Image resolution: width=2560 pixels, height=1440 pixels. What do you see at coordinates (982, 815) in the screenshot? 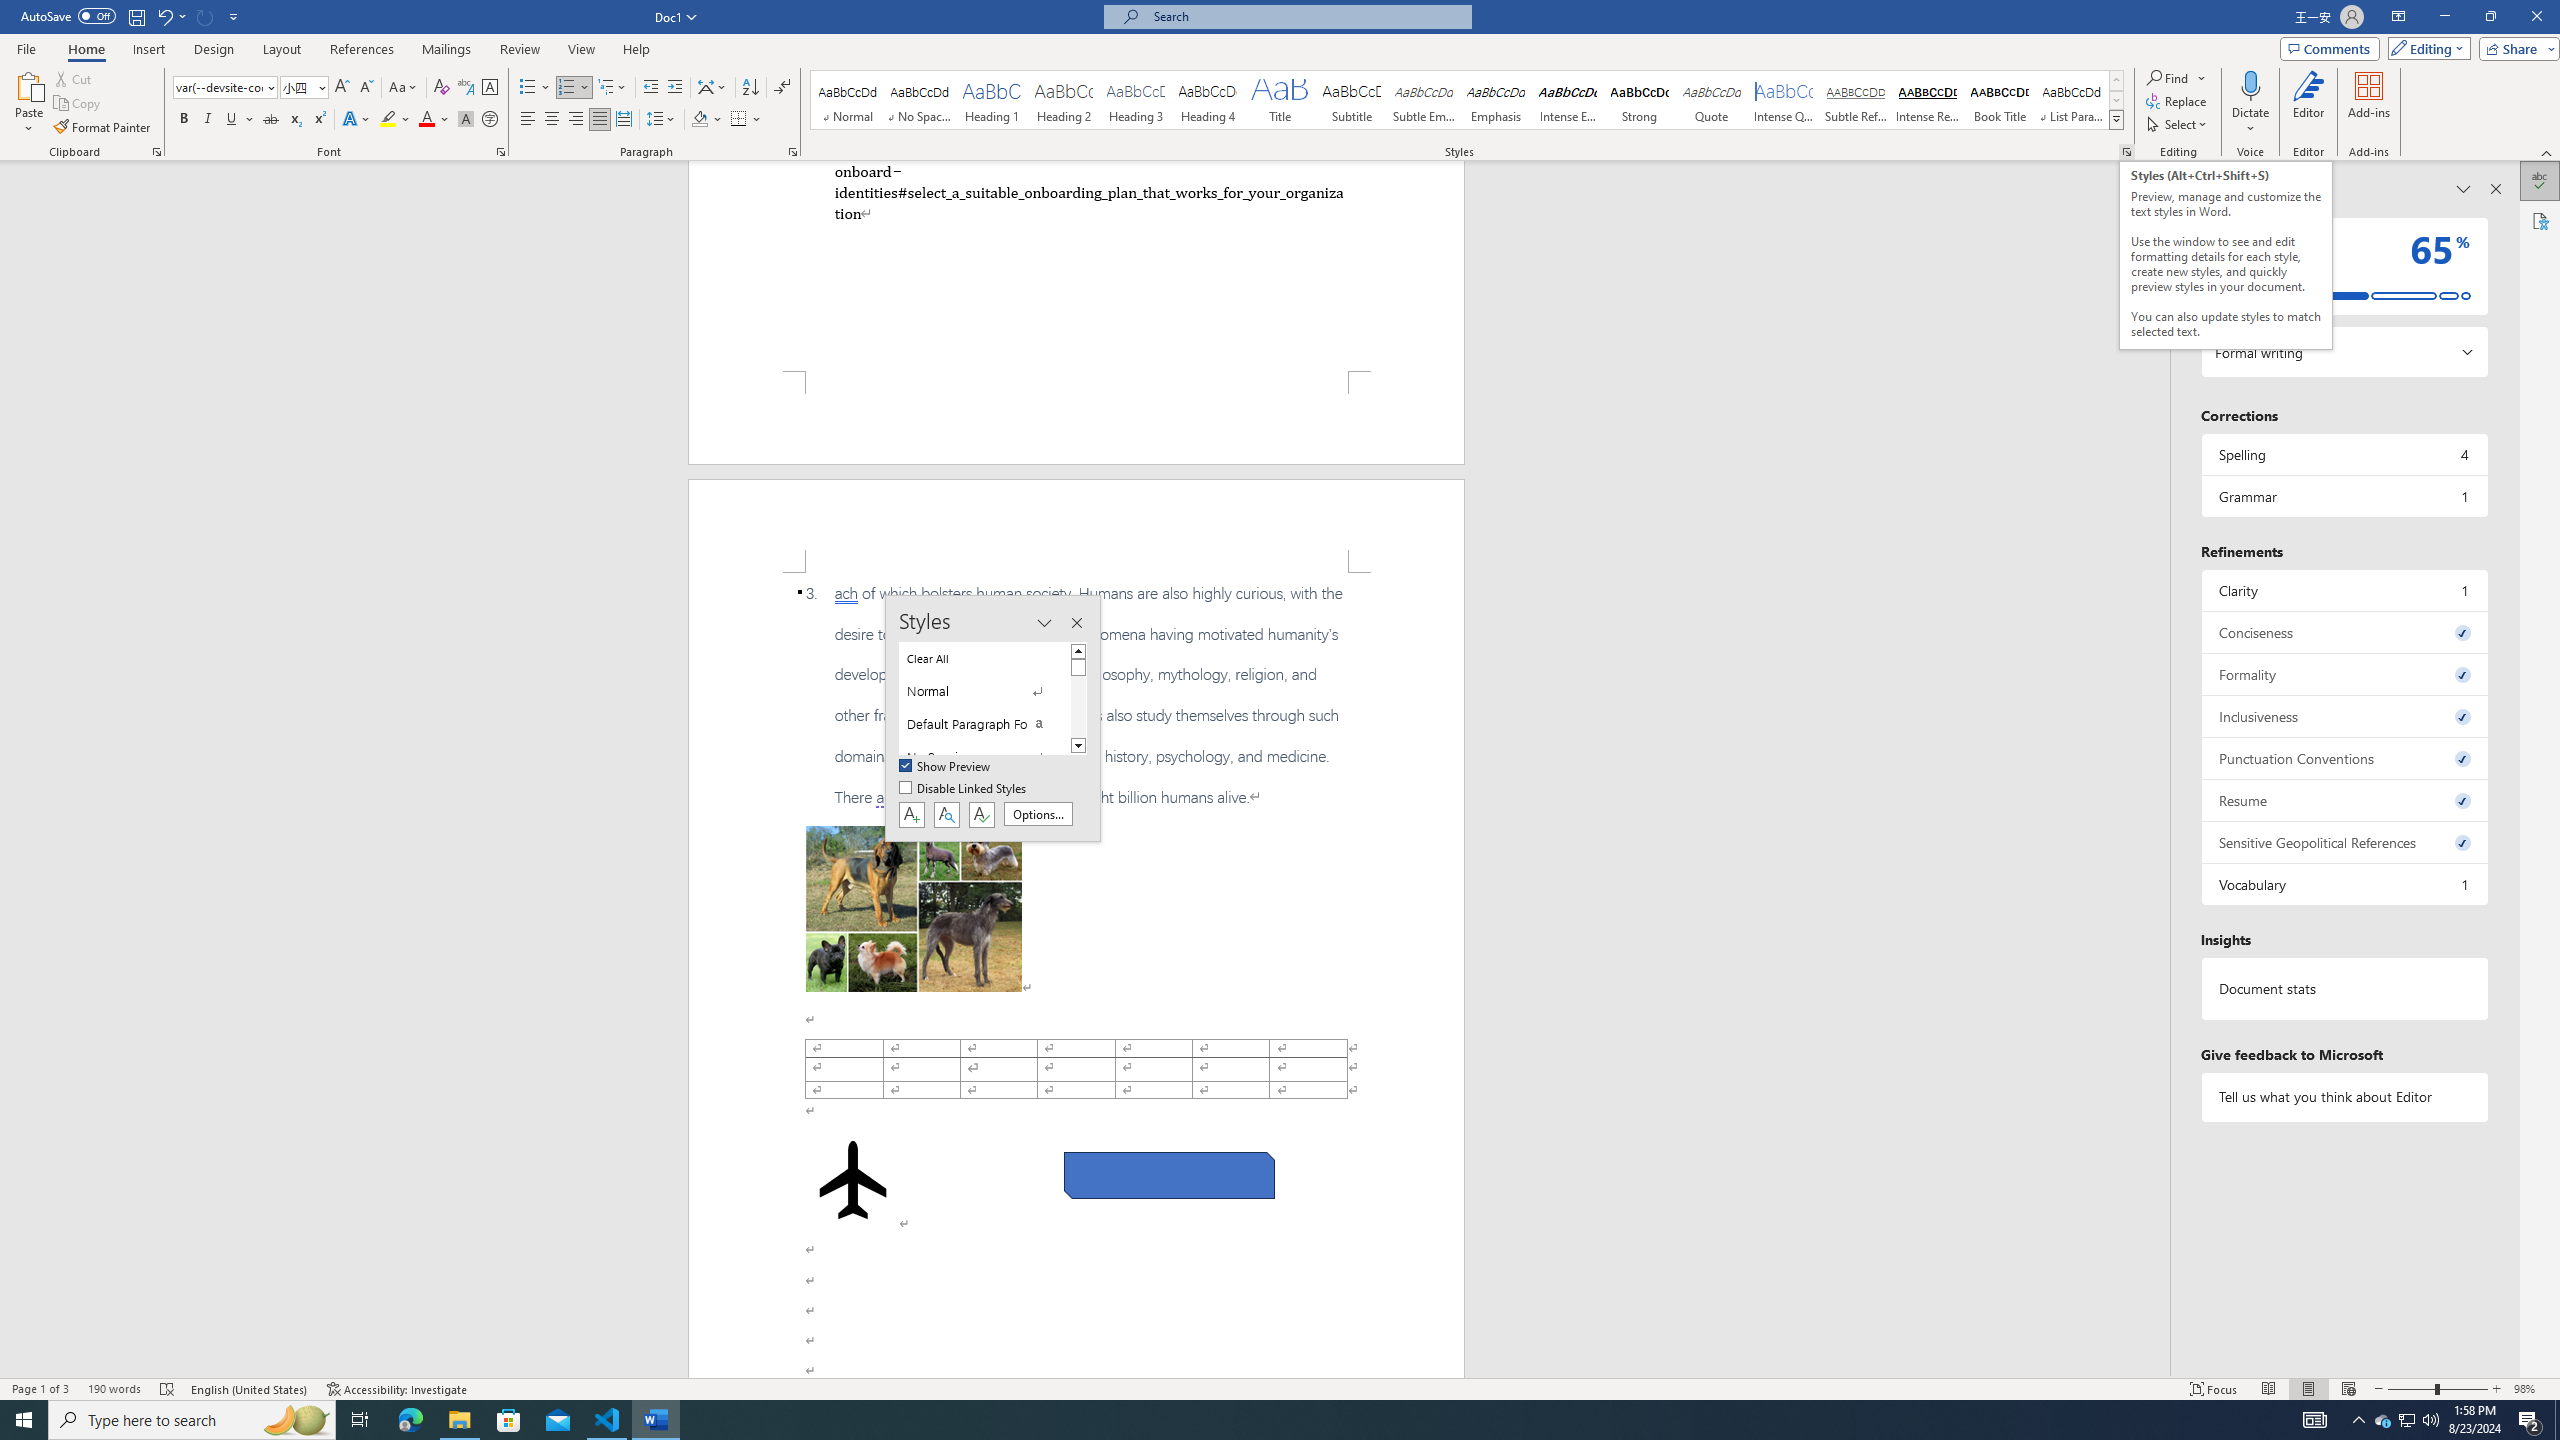
I see `'Class: NetUIButton'` at bounding box center [982, 815].